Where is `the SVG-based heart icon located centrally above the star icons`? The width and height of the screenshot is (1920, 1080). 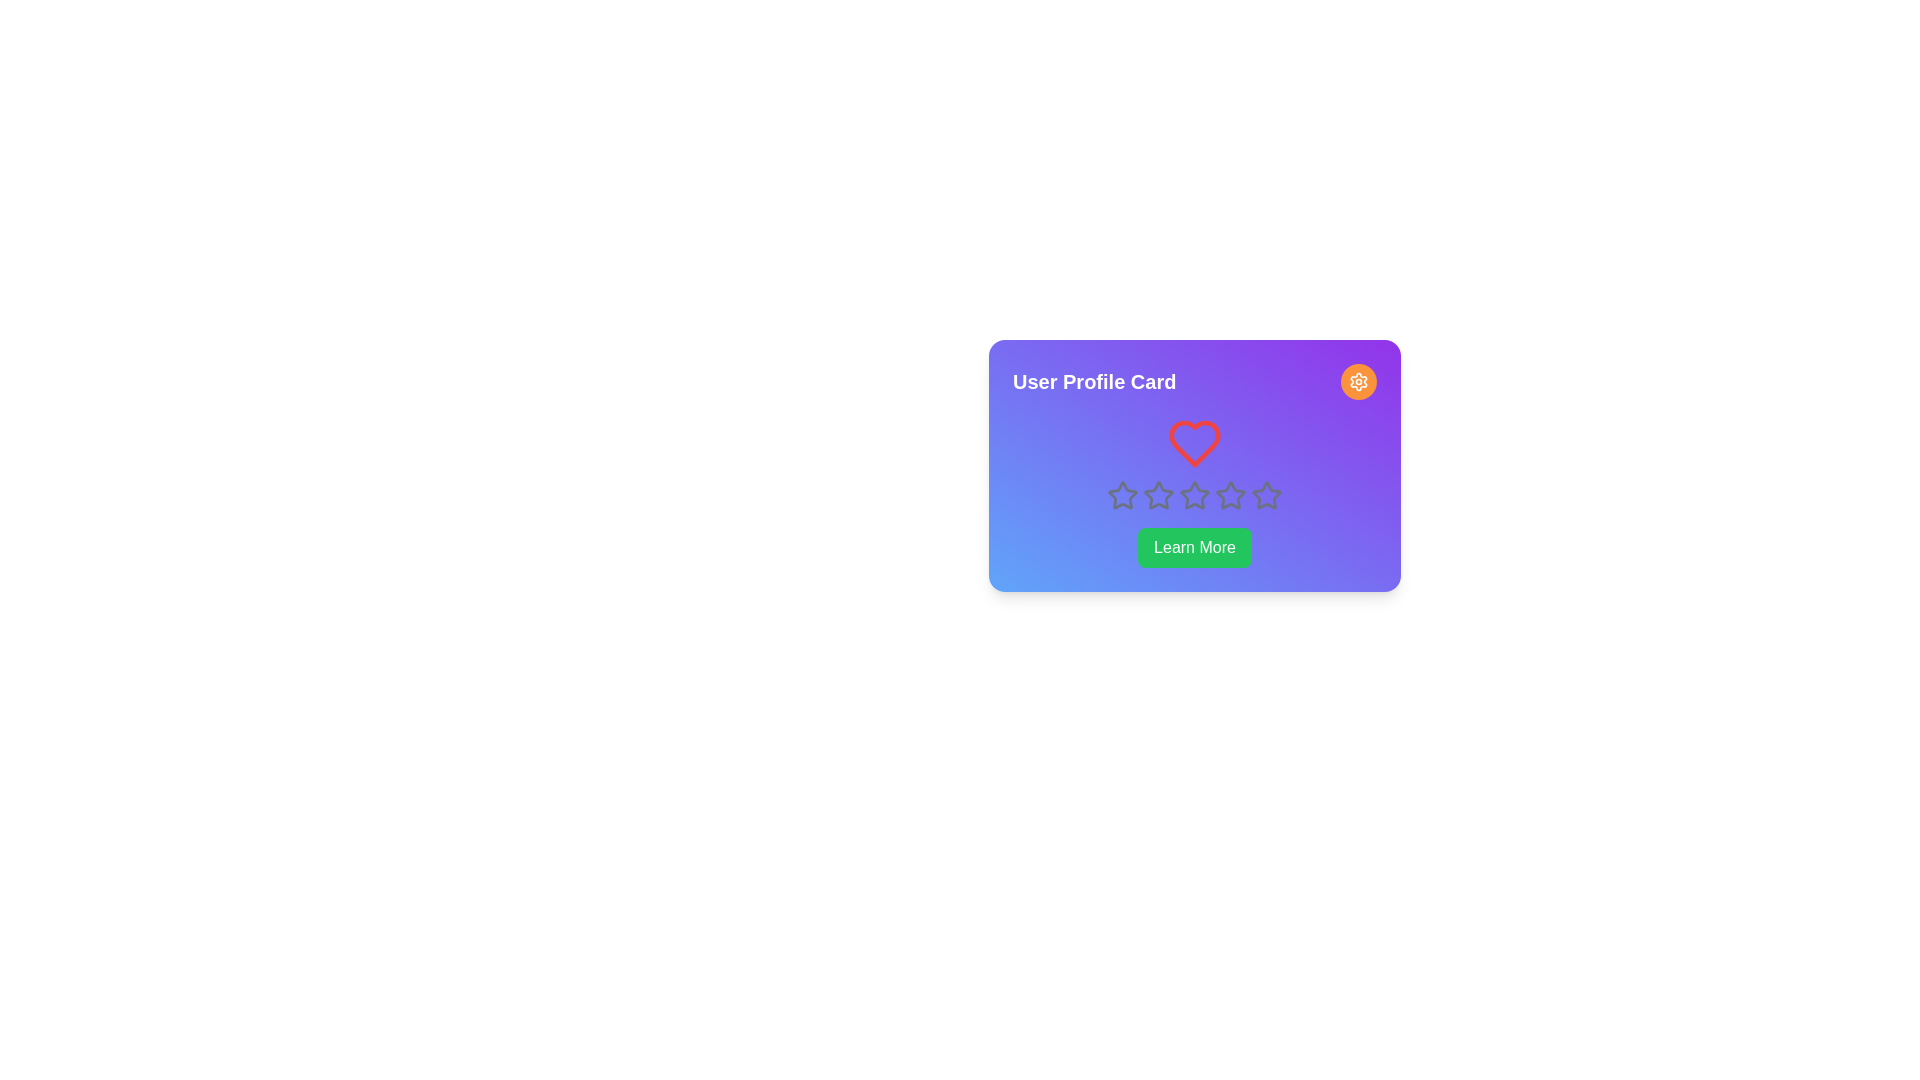
the SVG-based heart icon located centrally above the star icons is located at coordinates (1195, 442).